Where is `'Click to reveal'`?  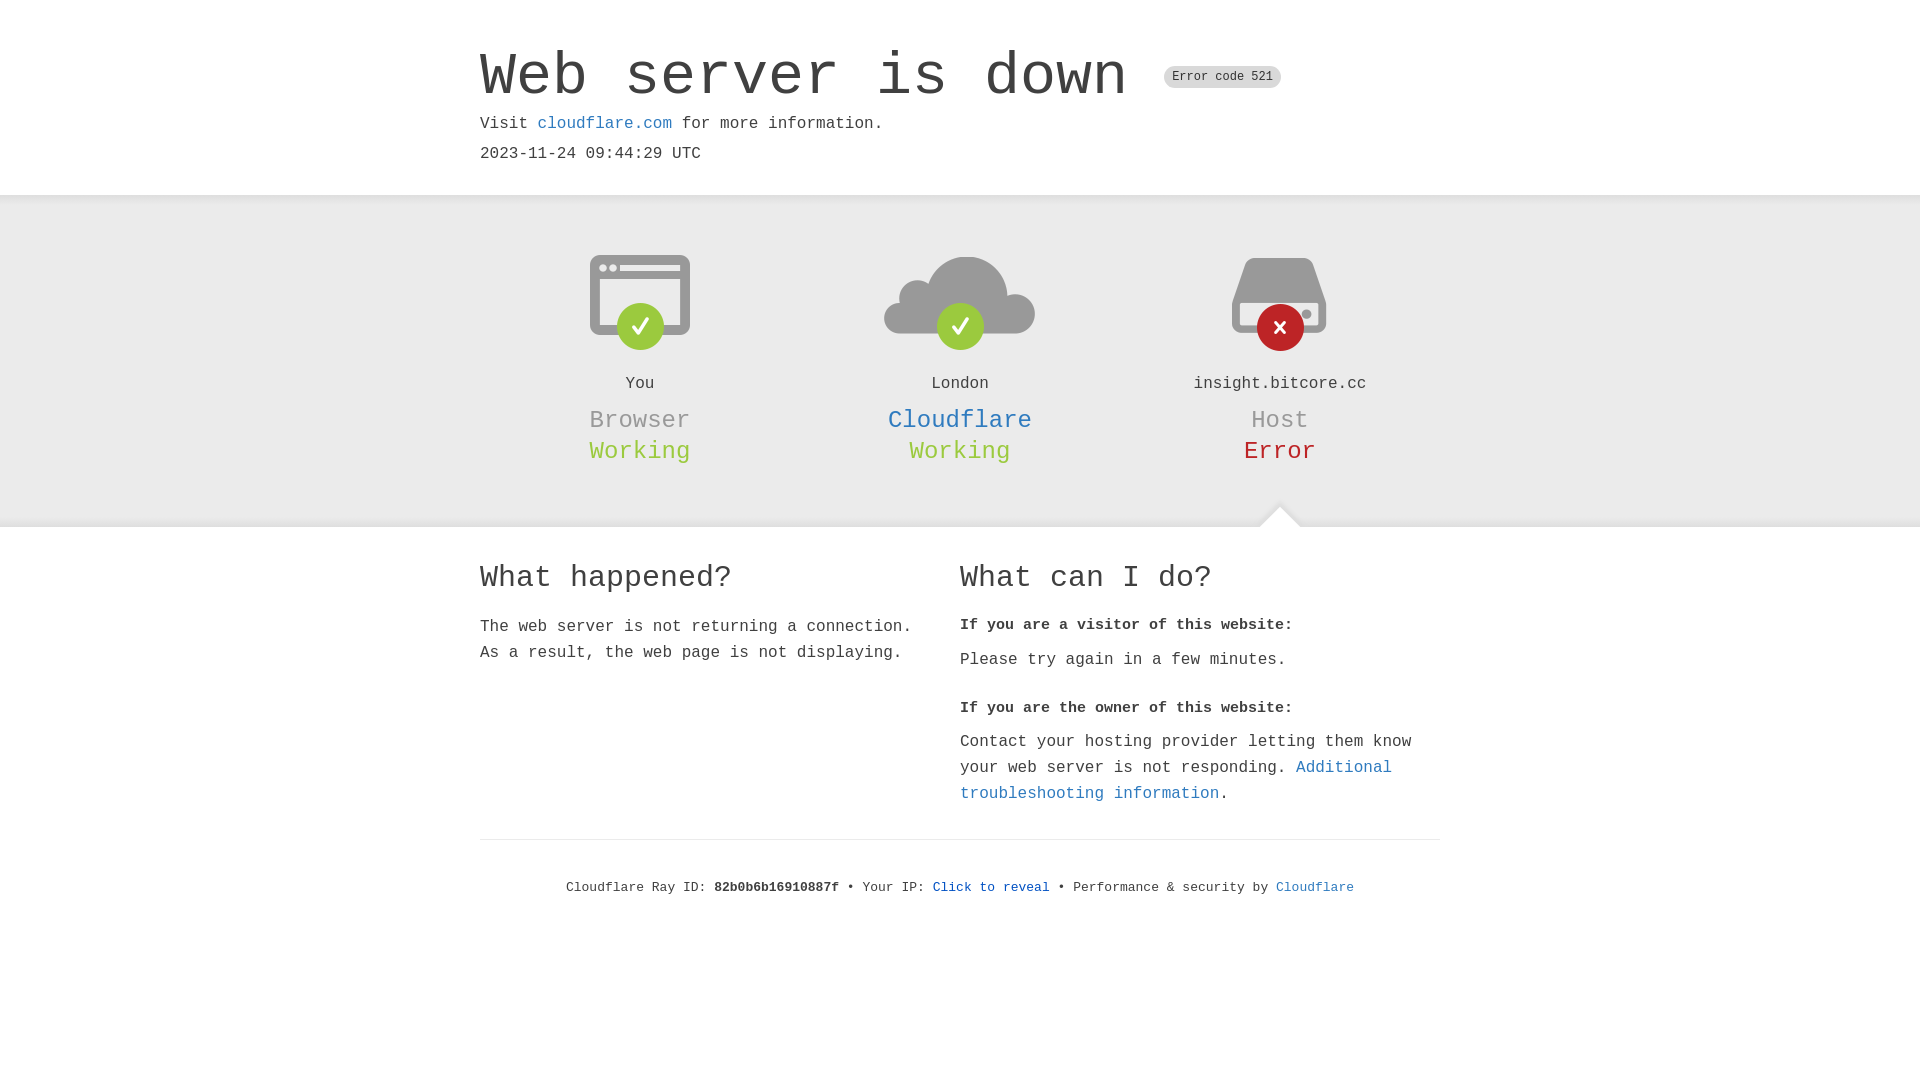
'Click to reveal' is located at coordinates (931, 886).